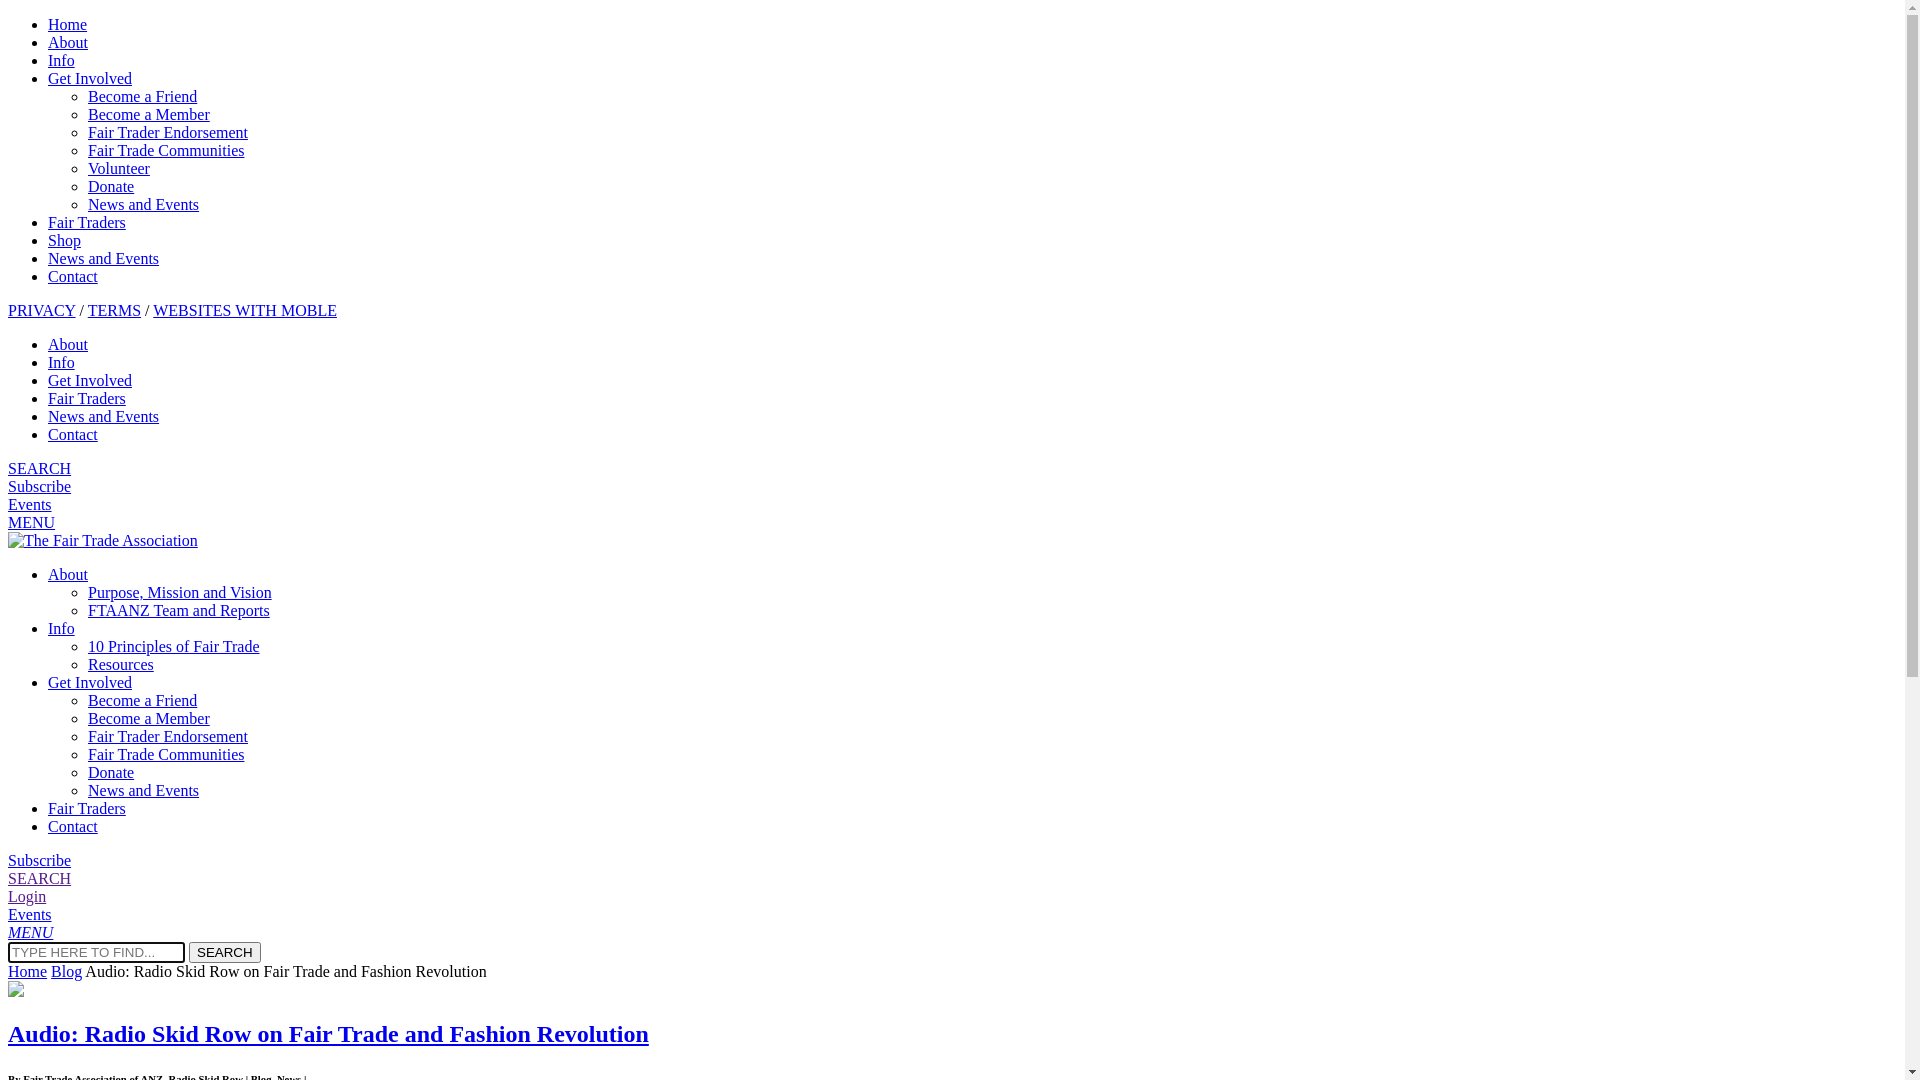 Image resolution: width=1920 pixels, height=1080 pixels. I want to click on 'Subscribe', so click(39, 486).